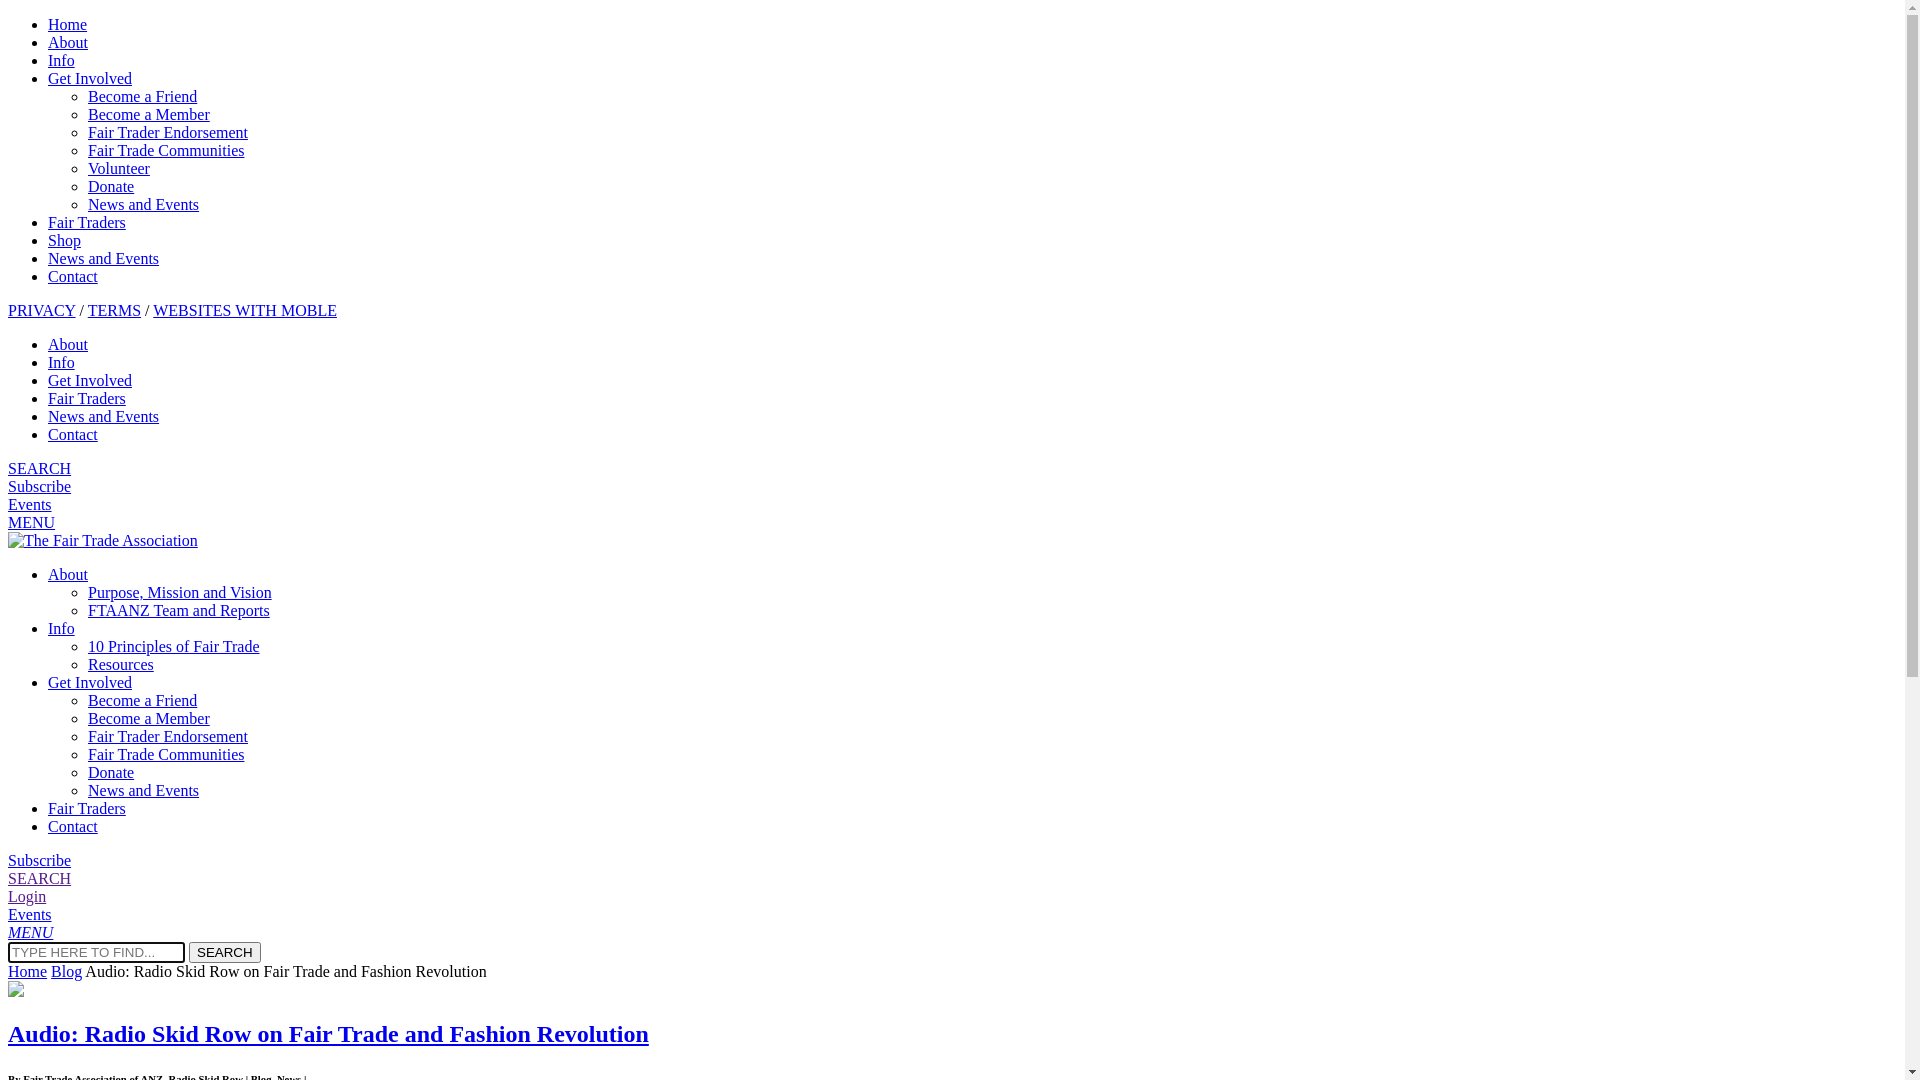 Image resolution: width=1920 pixels, height=1080 pixels. I want to click on 'Subscribe', so click(39, 486).